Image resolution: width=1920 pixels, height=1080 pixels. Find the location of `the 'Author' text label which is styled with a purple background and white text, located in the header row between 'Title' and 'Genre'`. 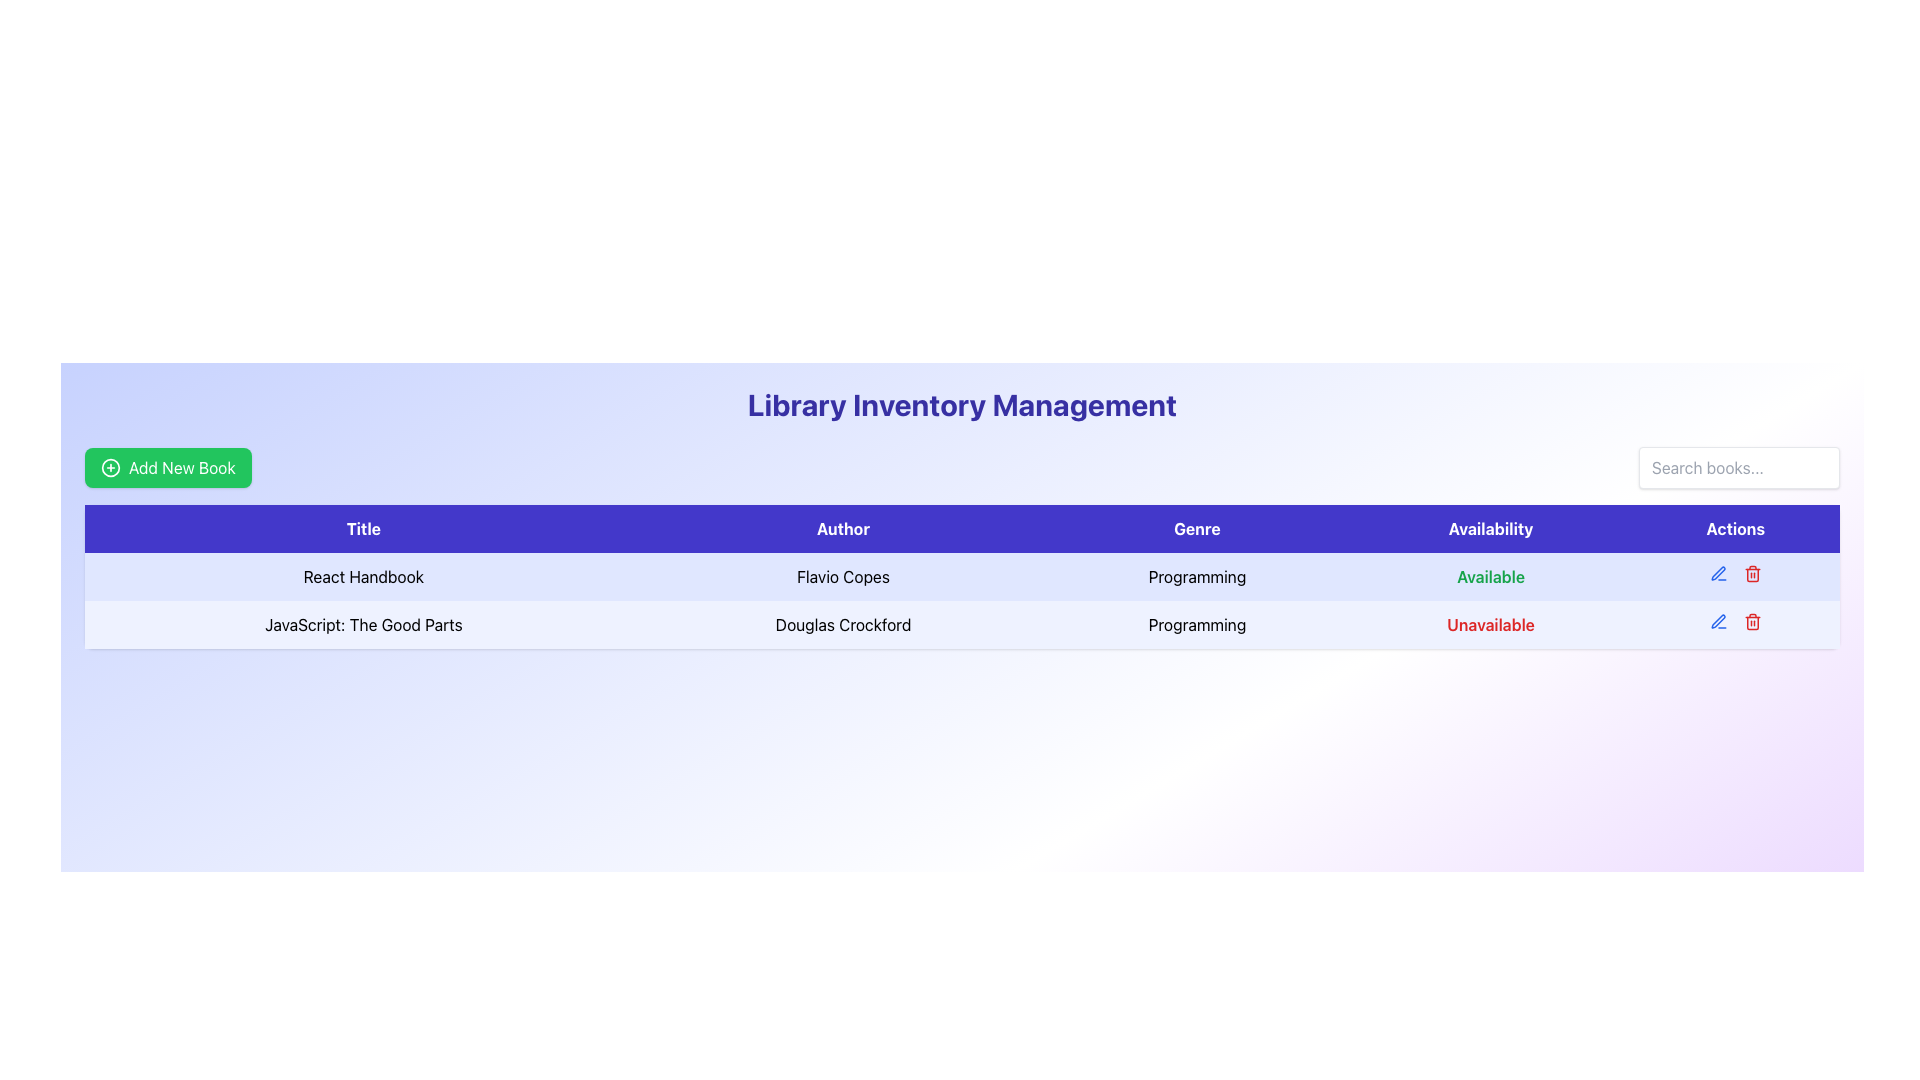

the 'Author' text label which is styled with a purple background and white text, located in the header row between 'Title' and 'Genre' is located at coordinates (843, 527).